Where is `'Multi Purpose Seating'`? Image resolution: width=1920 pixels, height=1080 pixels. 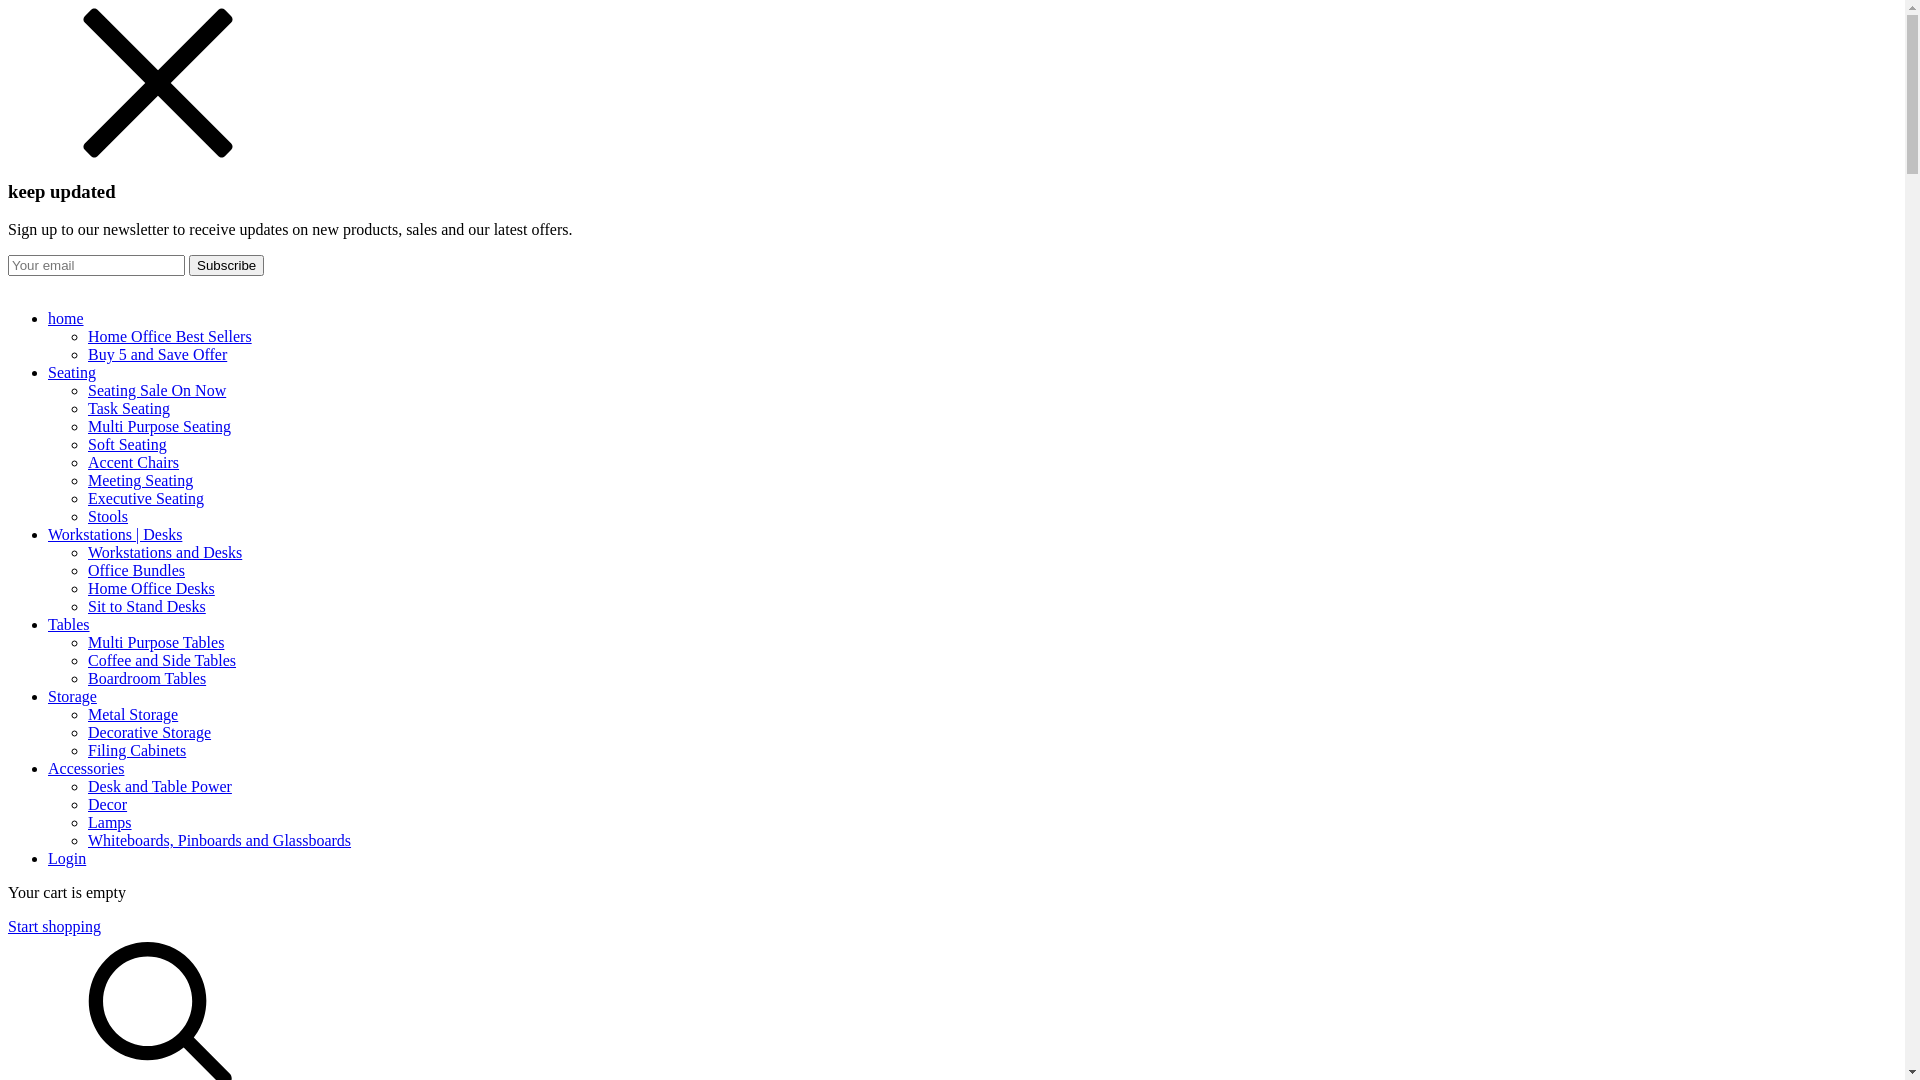 'Multi Purpose Seating' is located at coordinates (158, 425).